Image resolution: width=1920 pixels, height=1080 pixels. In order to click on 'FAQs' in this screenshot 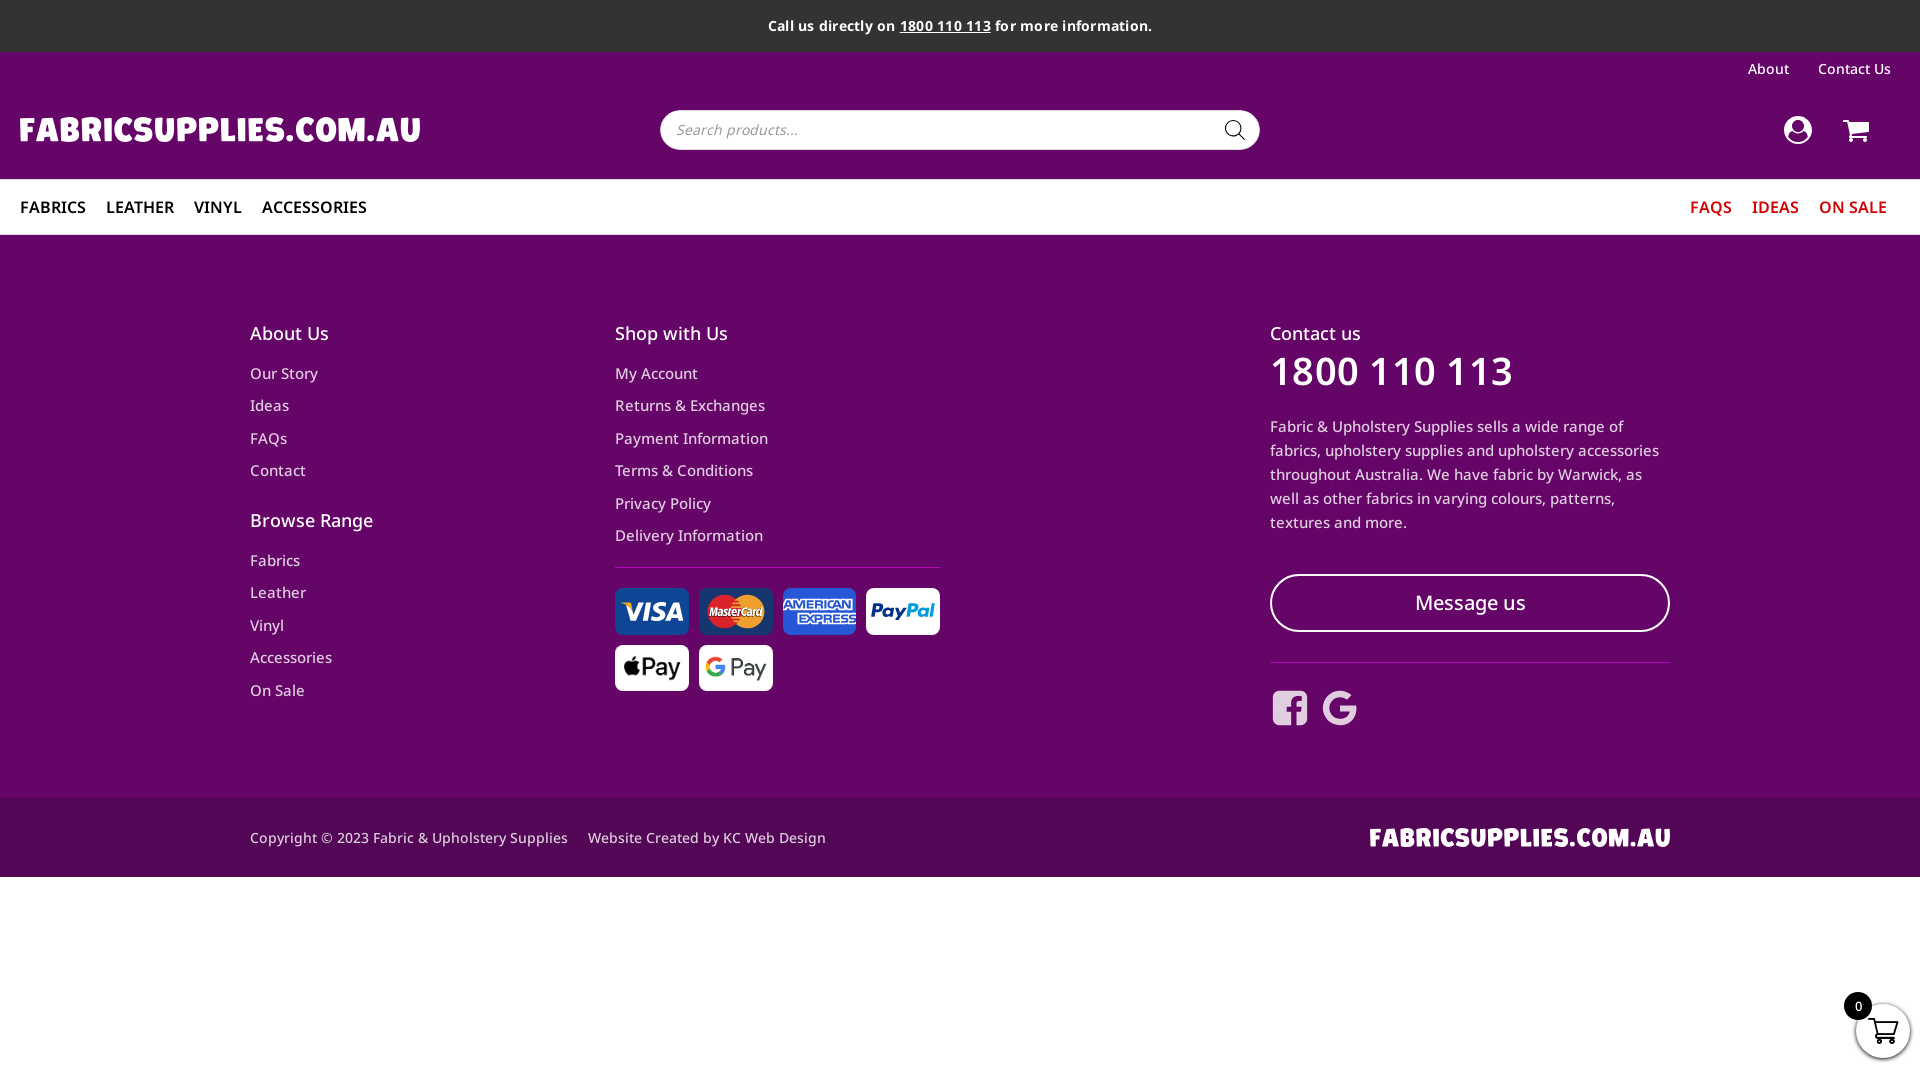, I will do `click(267, 437)`.